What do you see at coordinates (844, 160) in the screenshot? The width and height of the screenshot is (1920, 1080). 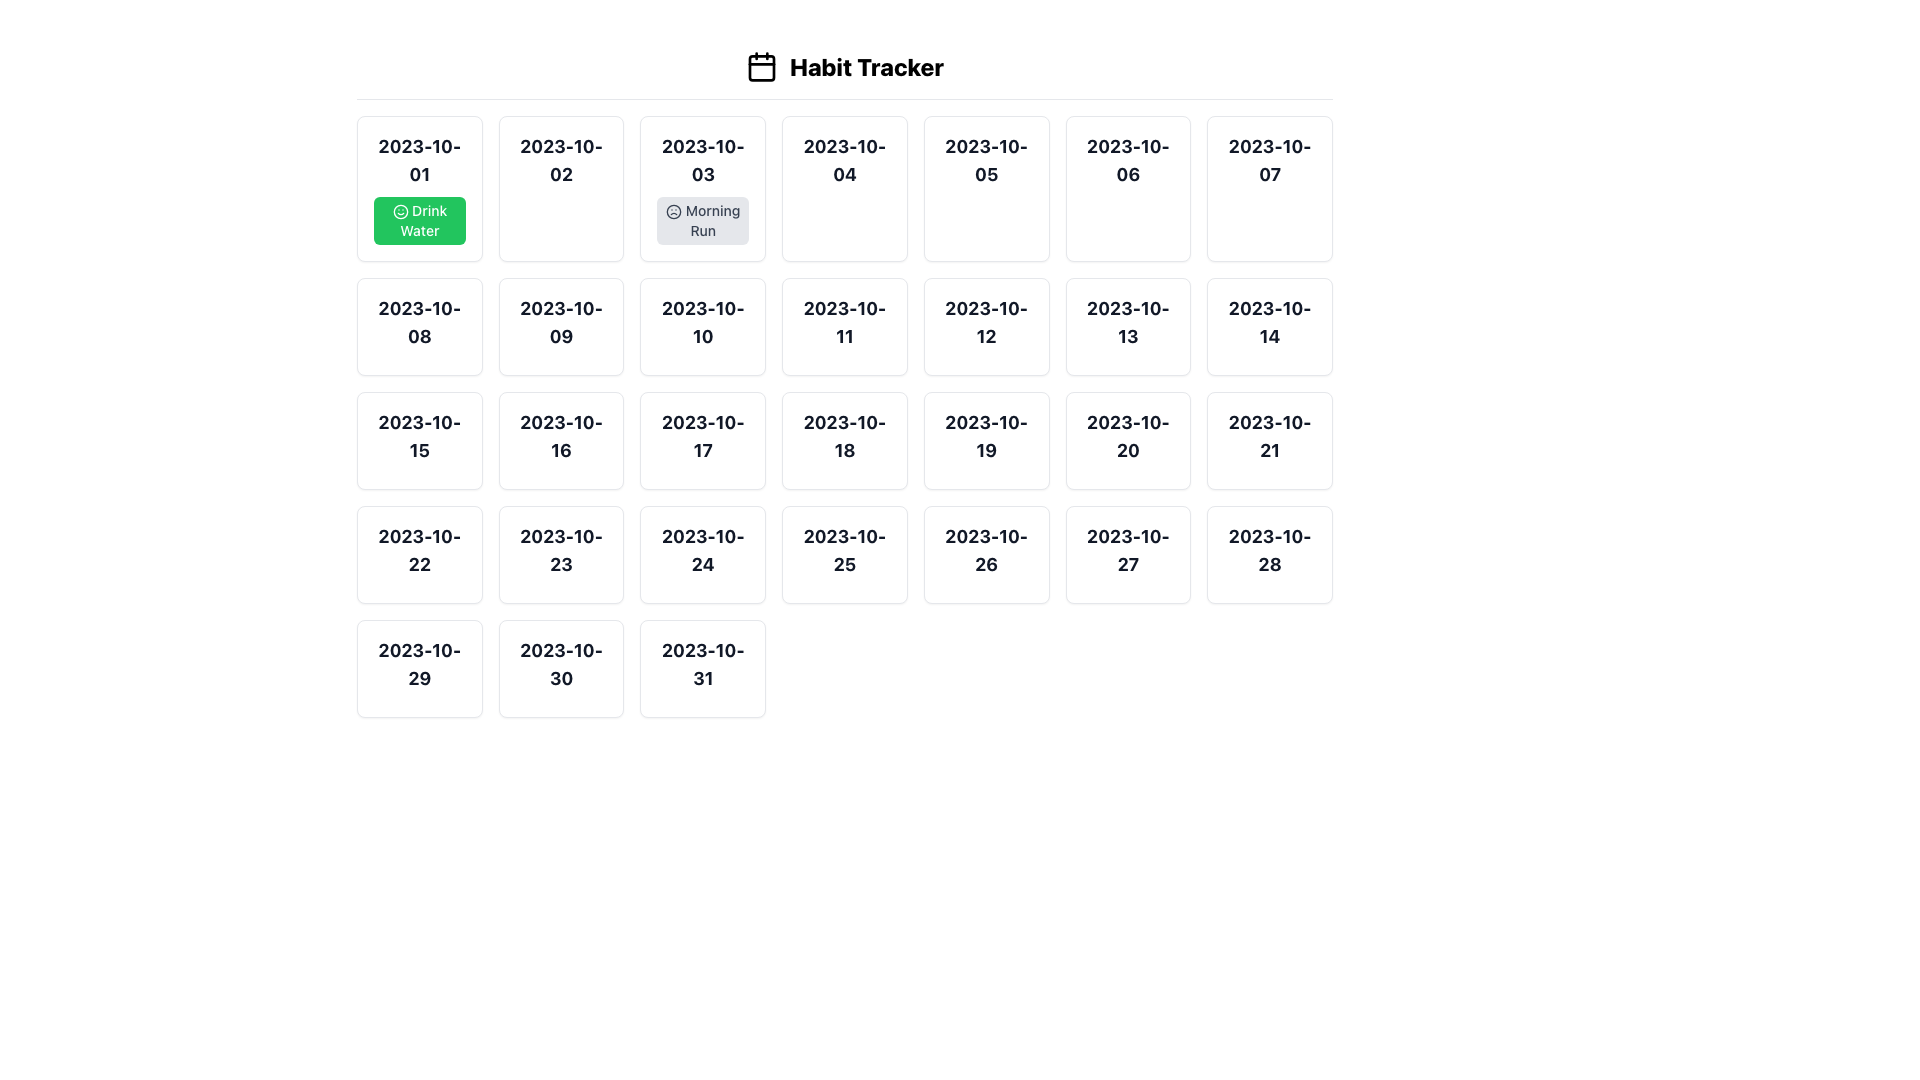 I see `the text label displaying '2023-10-04' in the calendar cell, which is styled in bold and dark color within a white rounded box` at bounding box center [844, 160].